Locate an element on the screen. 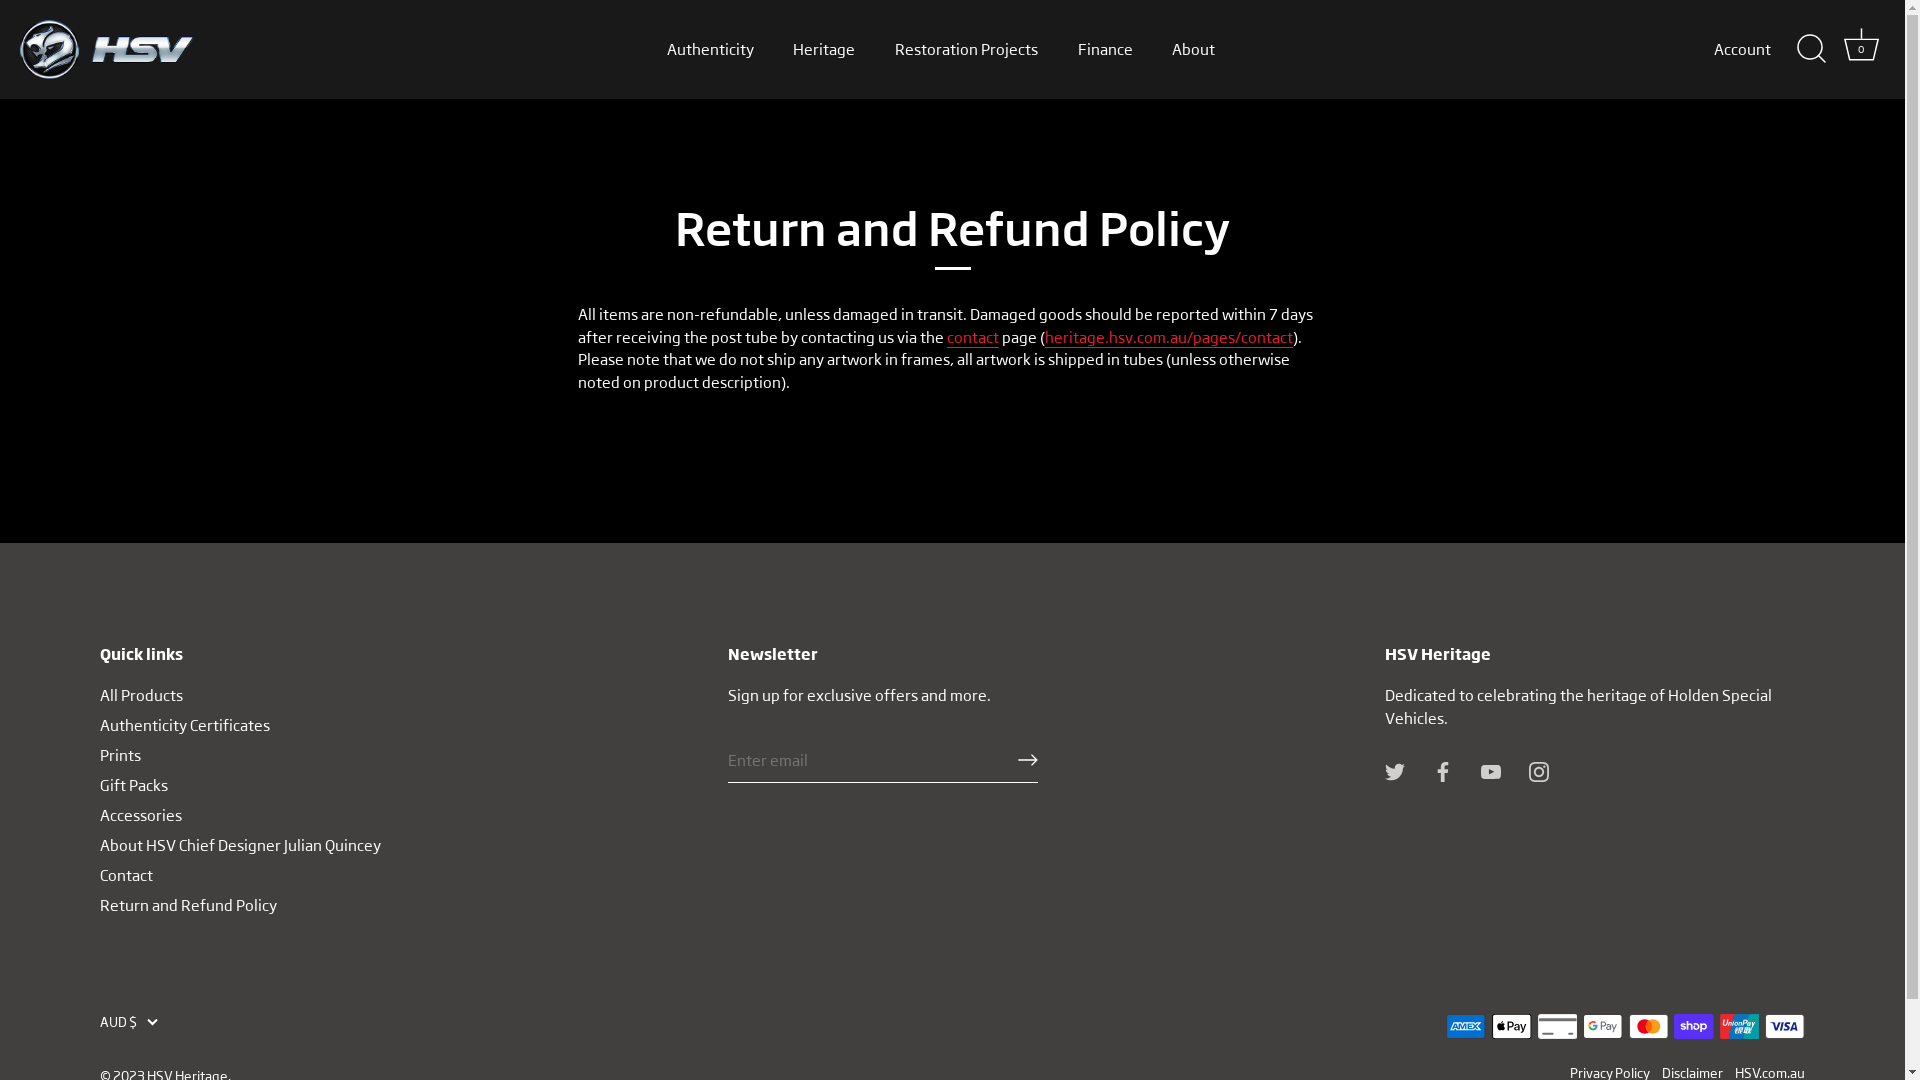  'Gift Packs' is located at coordinates (133, 783).